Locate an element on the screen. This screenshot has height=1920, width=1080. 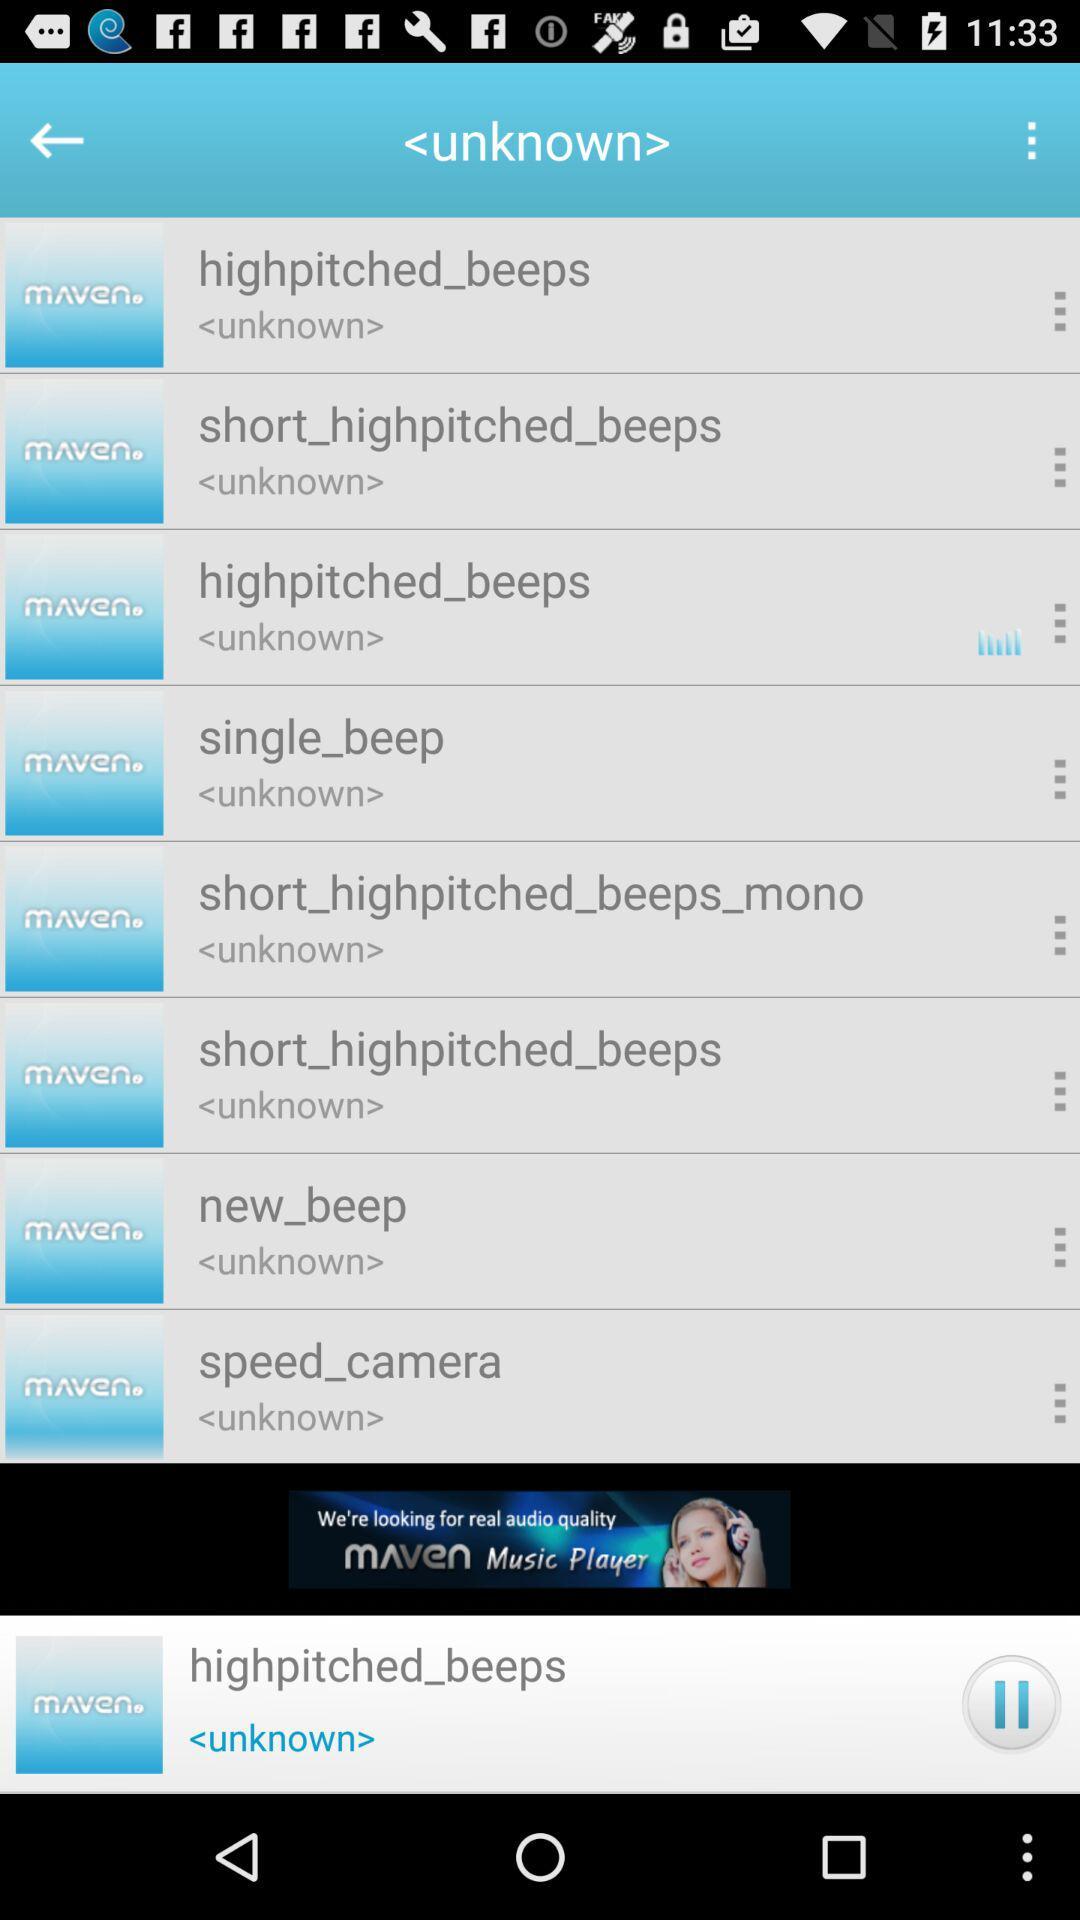
the more icon is located at coordinates (1027, 668).